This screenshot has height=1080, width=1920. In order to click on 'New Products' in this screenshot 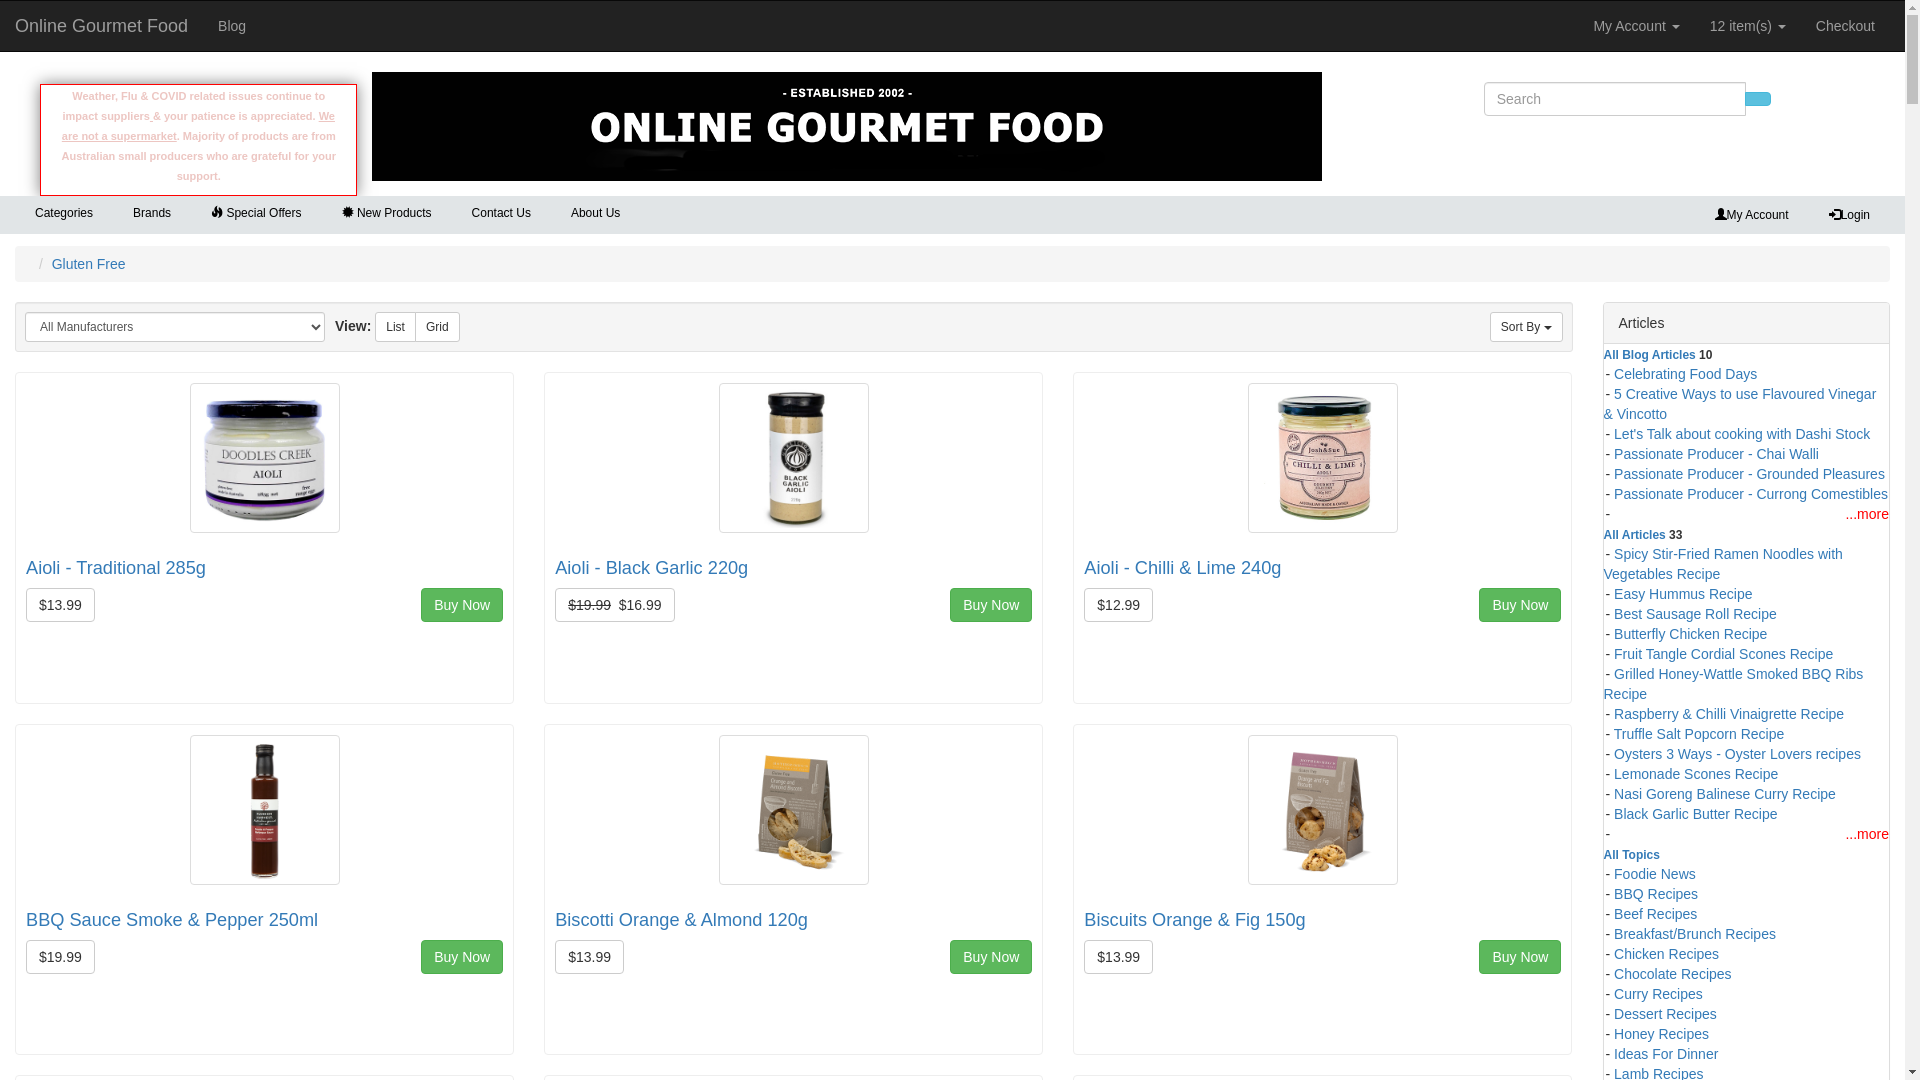, I will do `click(321, 213)`.